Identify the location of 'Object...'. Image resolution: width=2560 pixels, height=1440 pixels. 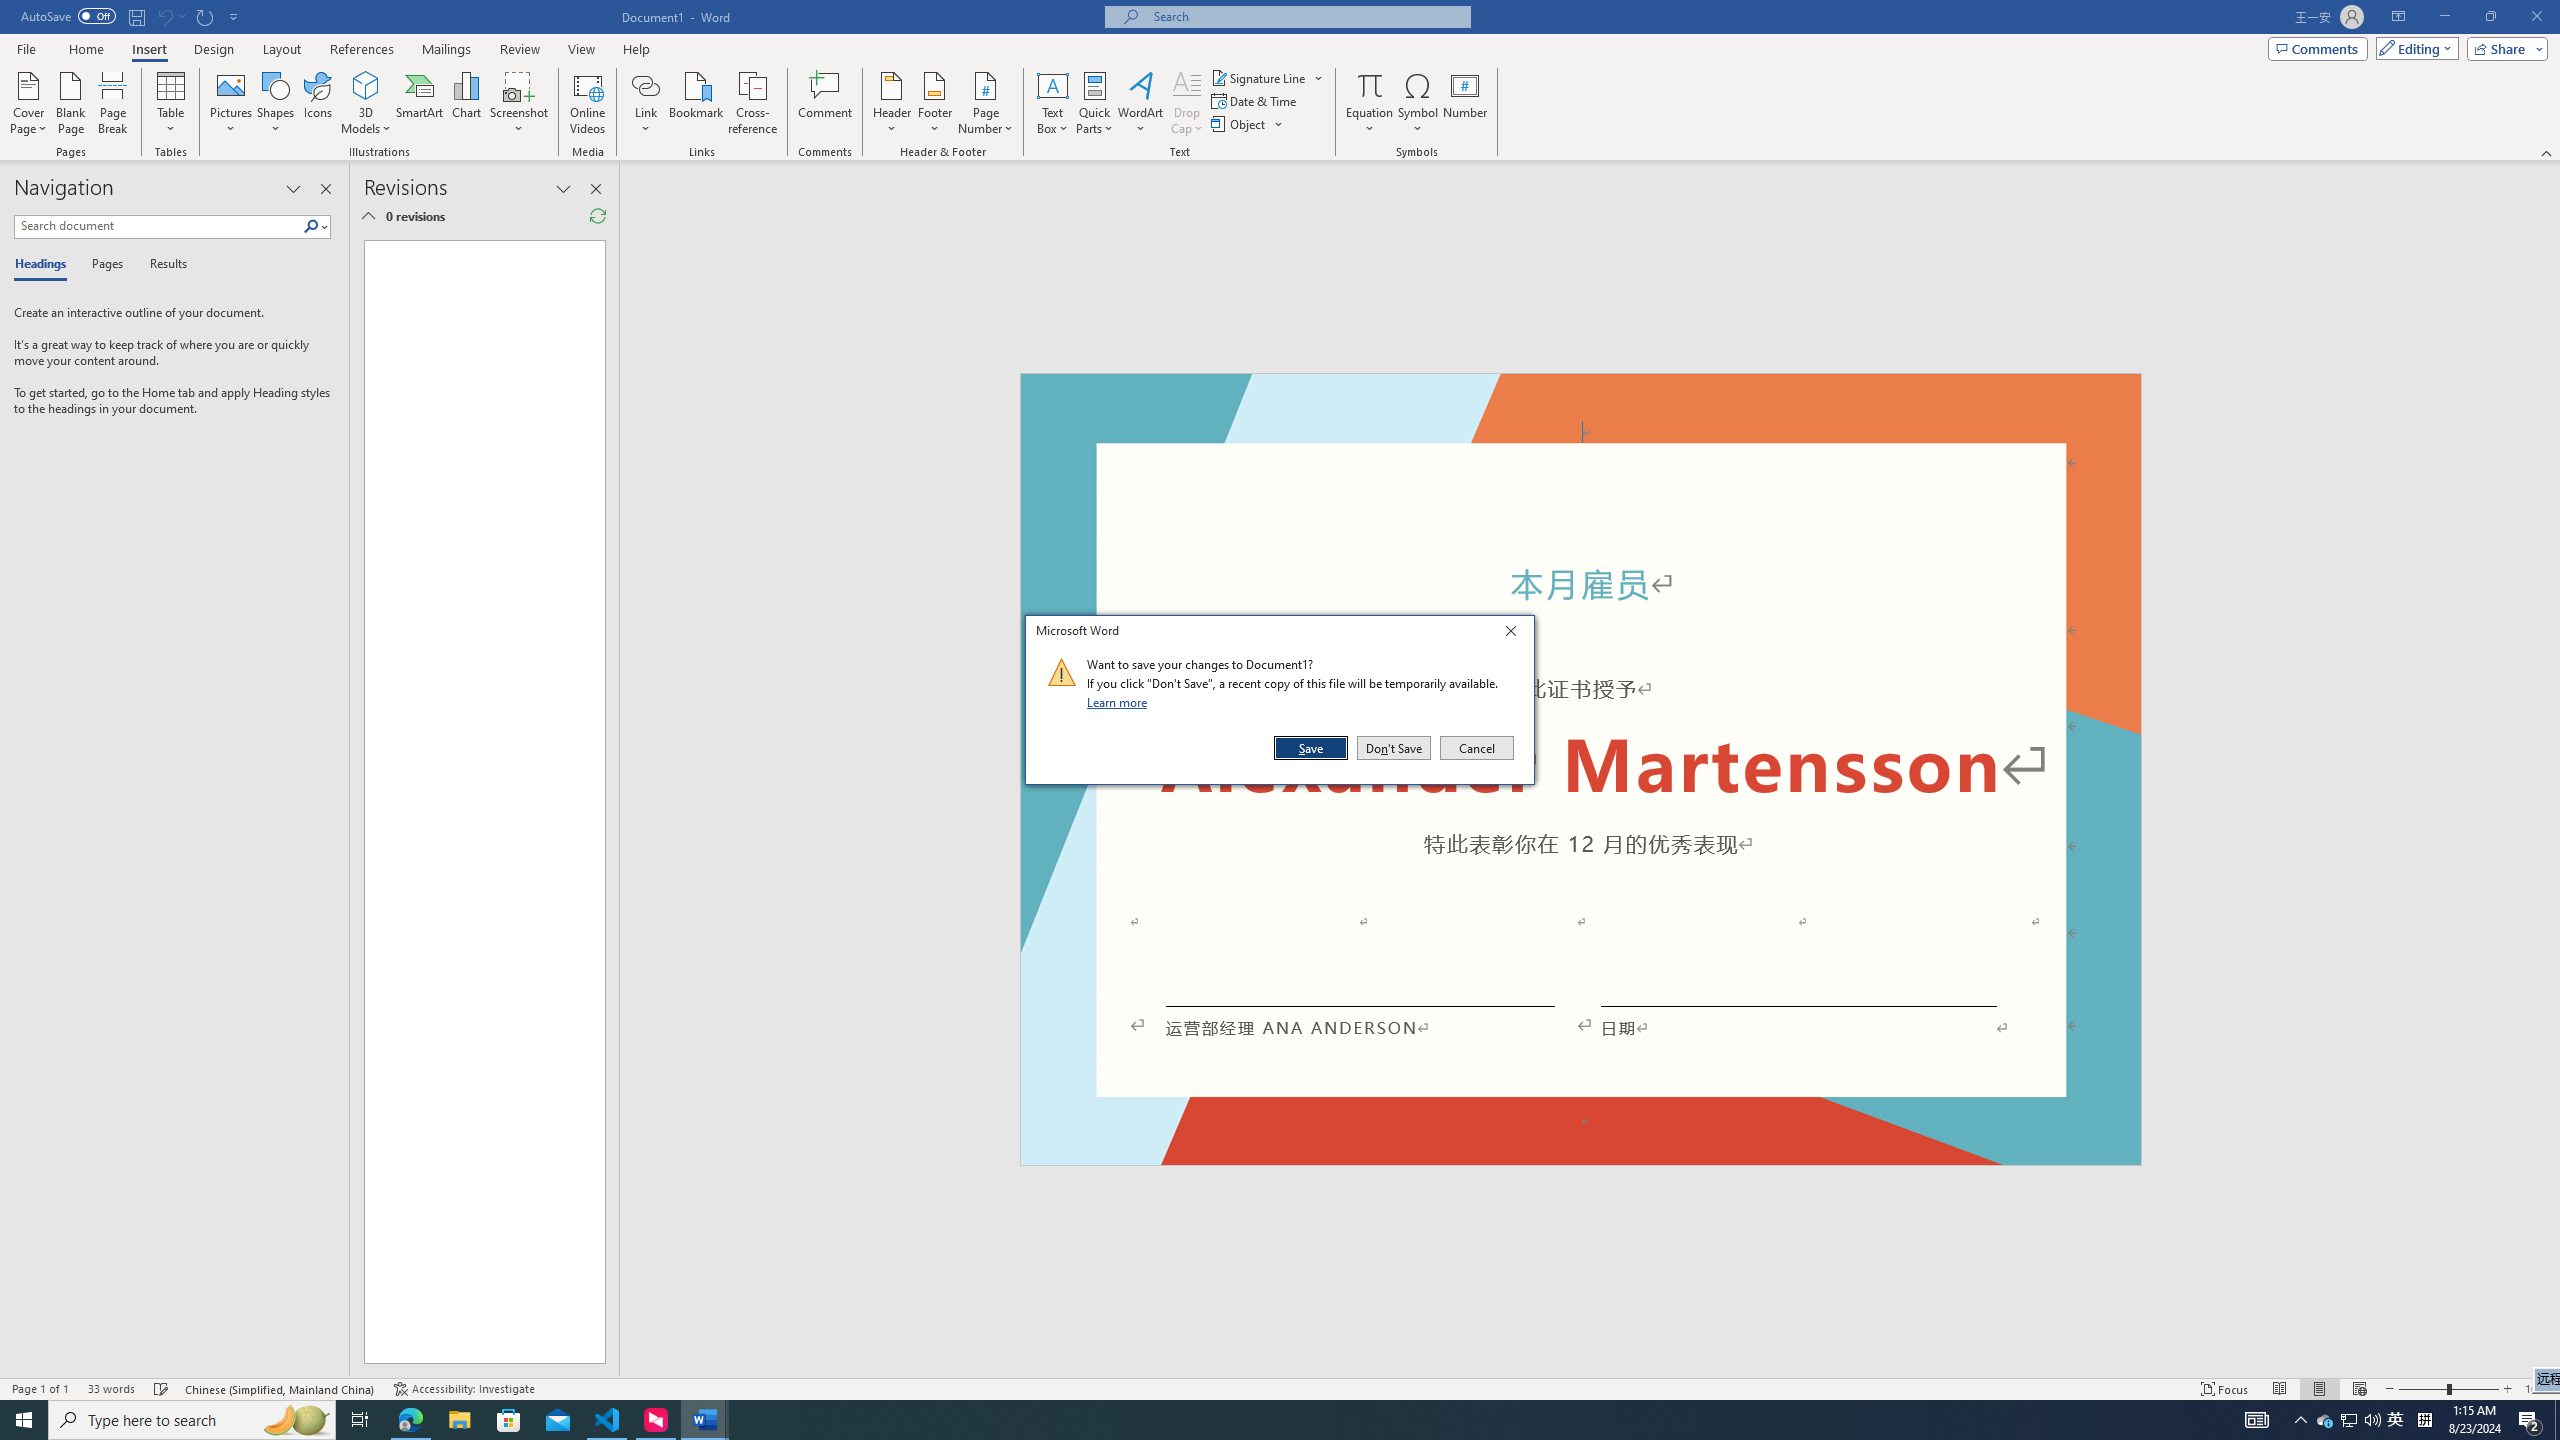
(1247, 122).